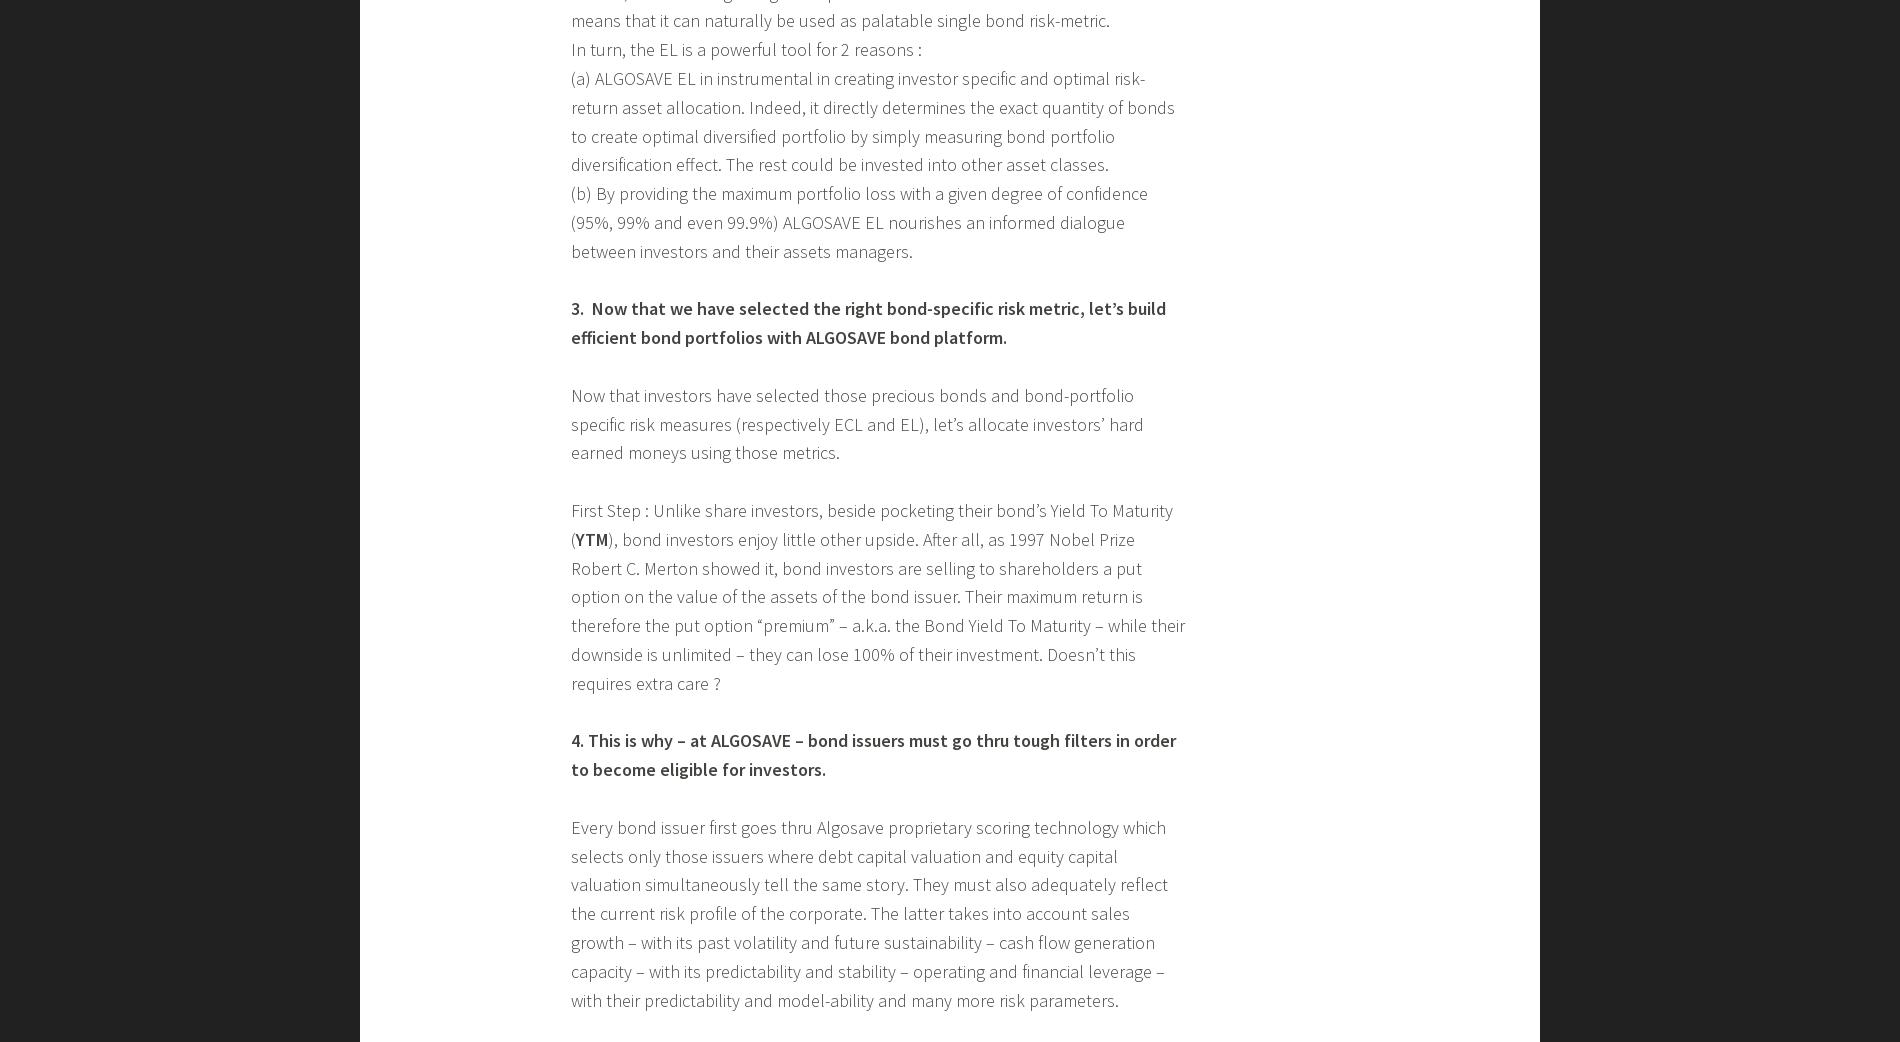 Image resolution: width=1900 pixels, height=1042 pixels. I want to click on 'In turn, the EL is a powerful tool for 2 reasons :', so click(570, 48).